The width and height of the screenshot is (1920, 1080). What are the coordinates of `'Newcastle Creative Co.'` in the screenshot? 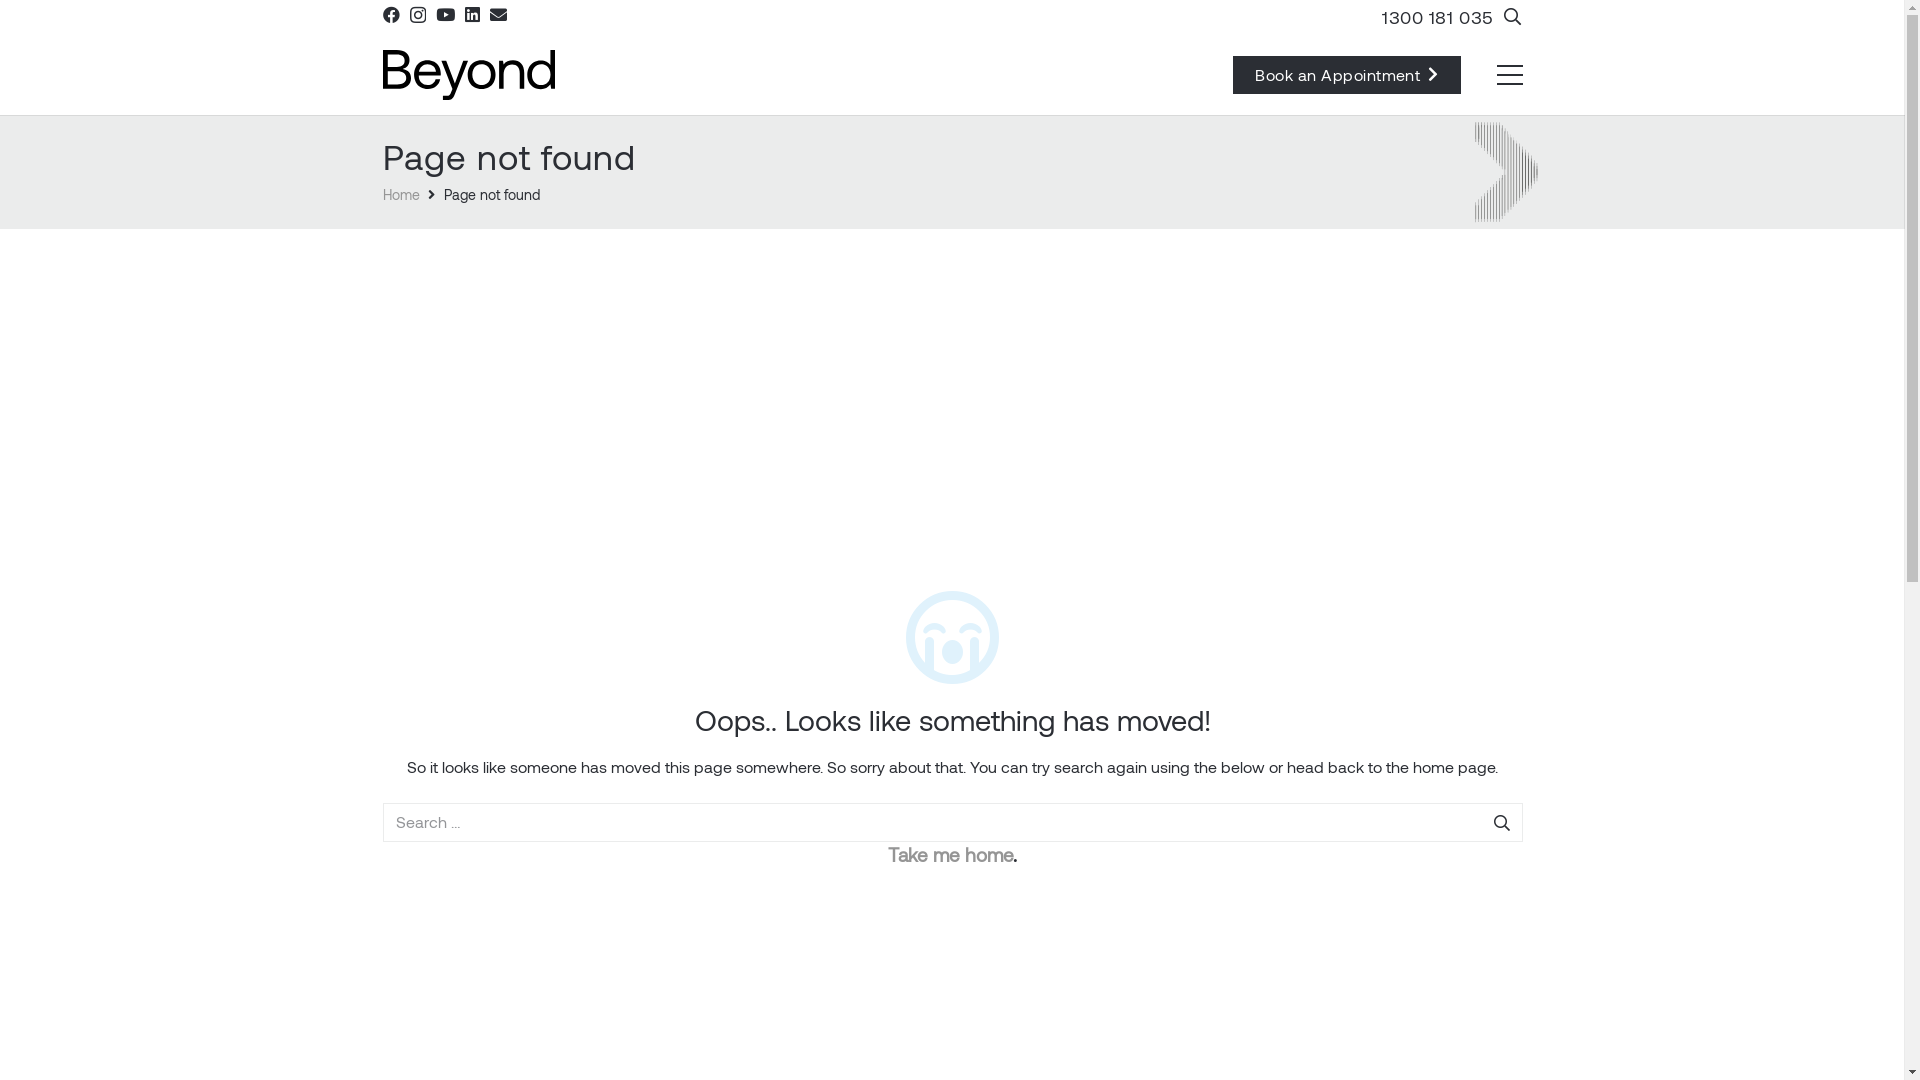 It's located at (1204, 1026).